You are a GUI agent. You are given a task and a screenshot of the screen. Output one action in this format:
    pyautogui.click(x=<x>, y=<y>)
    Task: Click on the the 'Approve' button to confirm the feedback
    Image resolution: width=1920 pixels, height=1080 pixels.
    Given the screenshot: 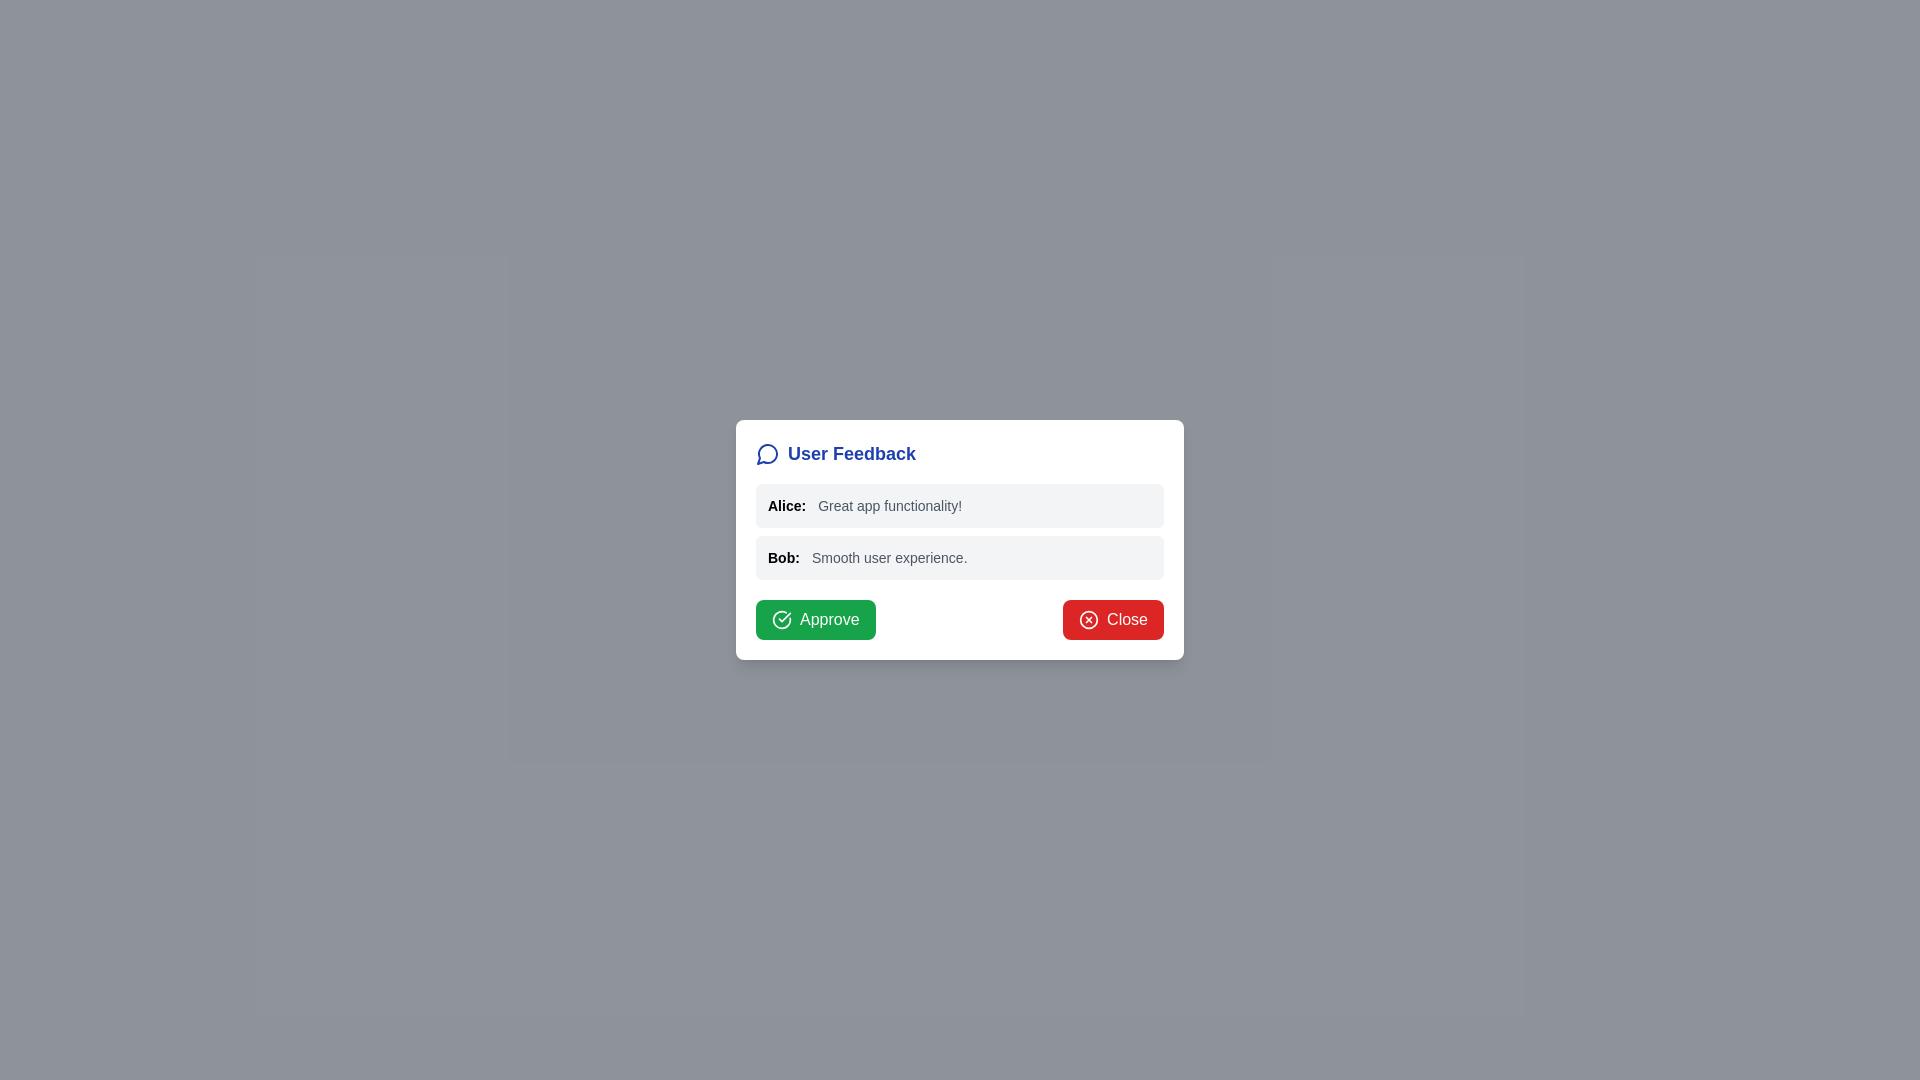 What is the action you would take?
    pyautogui.click(x=815, y=619)
    